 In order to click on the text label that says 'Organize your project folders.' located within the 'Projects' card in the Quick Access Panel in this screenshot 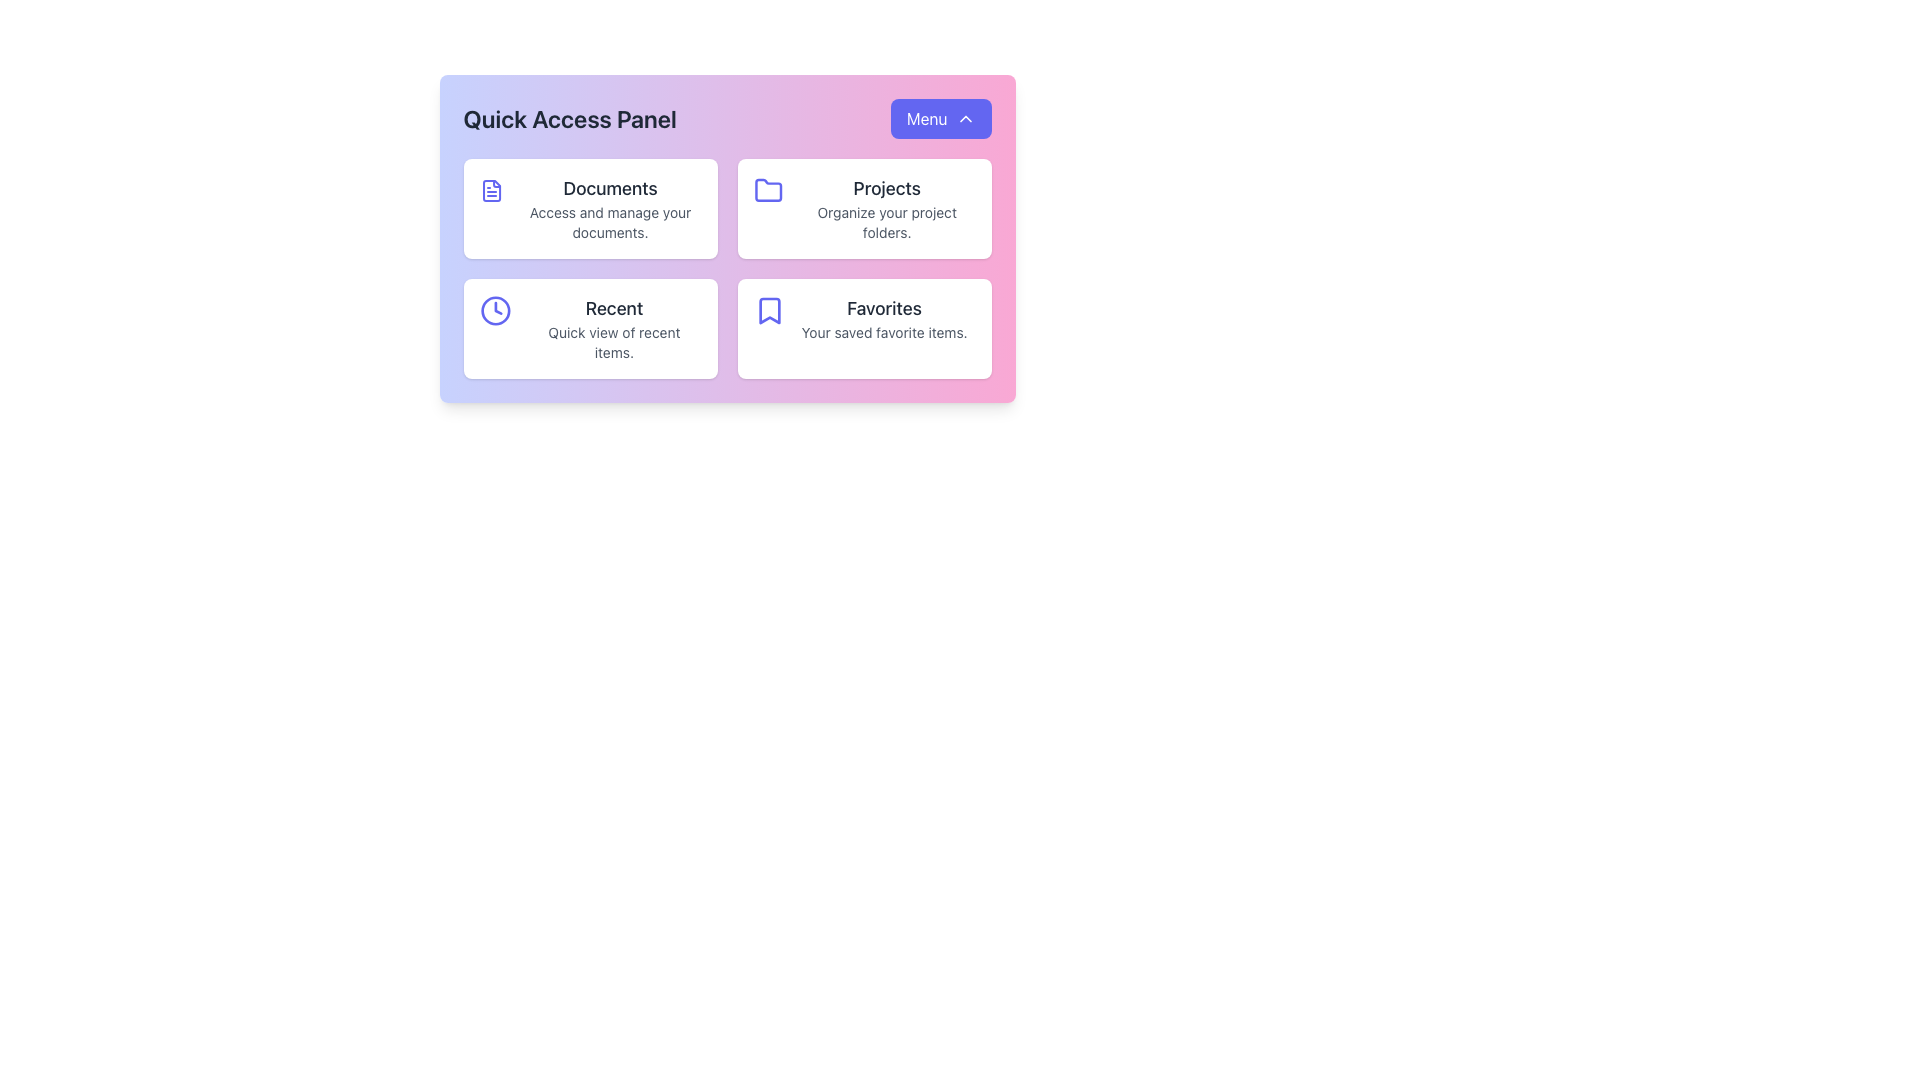, I will do `click(886, 223)`.